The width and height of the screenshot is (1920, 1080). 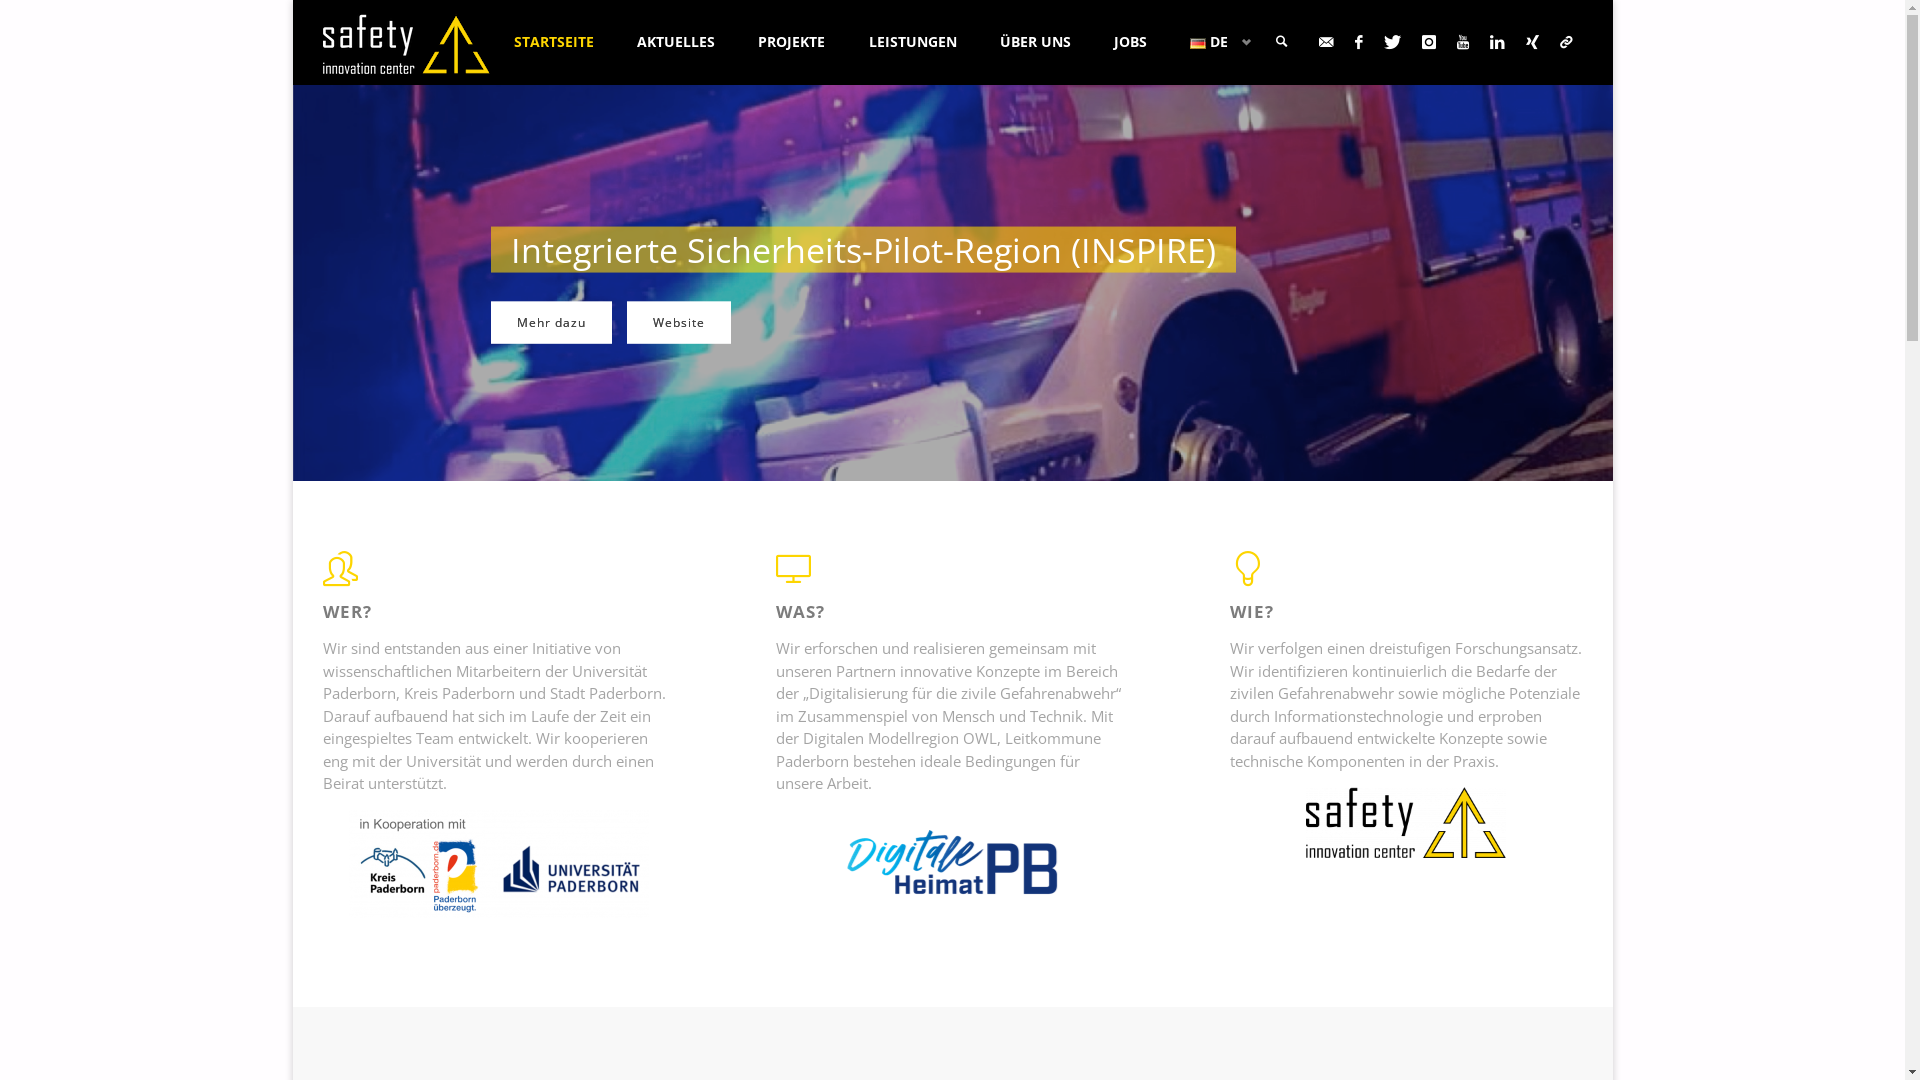 What do you see at coordinates (321, 42) in the screenshot?
I see `'safety innovation center gGmbH'` at bounding box center [321, 42].